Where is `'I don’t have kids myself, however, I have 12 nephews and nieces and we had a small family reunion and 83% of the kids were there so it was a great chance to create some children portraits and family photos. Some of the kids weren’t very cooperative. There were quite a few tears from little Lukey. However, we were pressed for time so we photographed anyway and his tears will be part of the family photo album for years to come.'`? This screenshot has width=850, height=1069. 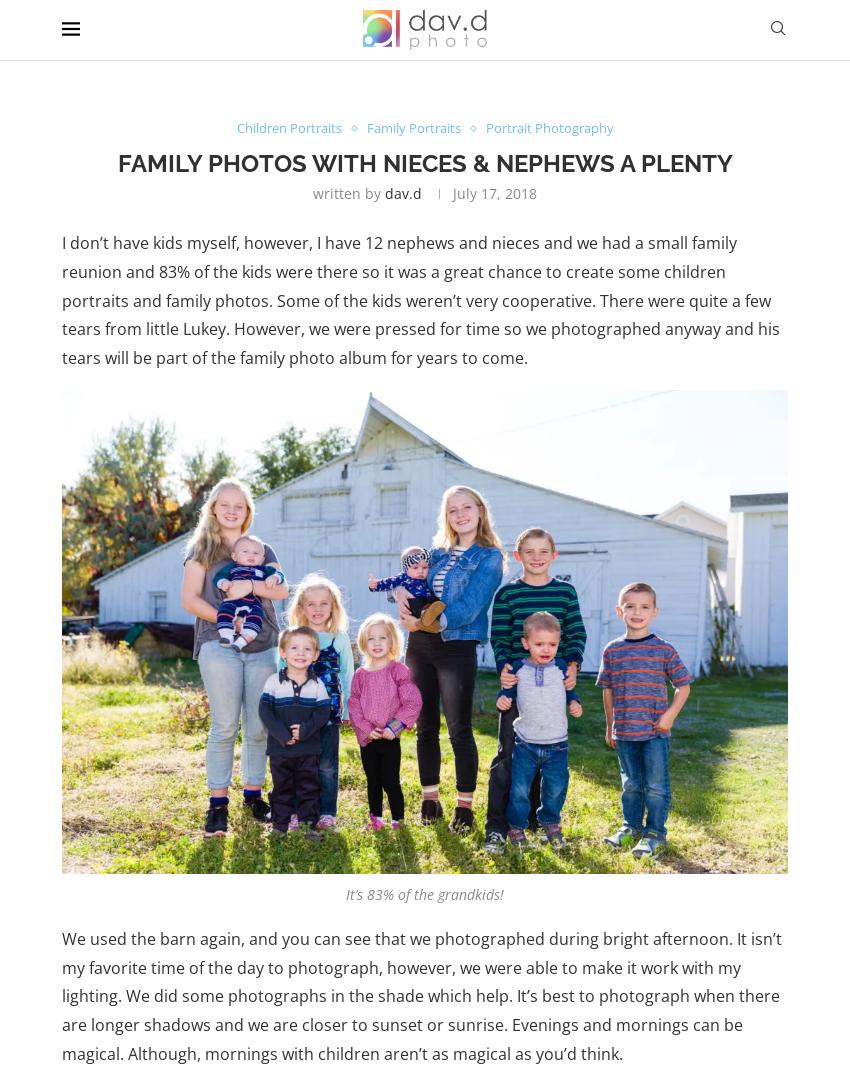 'I don’t have kids myself, however, I have 12 nephews and nieces and we had a small family reunion and 83% of the kids were there so it was a great chance to create some children portraits and family photos. Some of the kids weren’t very cooperative. There were quite a few tears from little Lukey. However, we were pressed for time so we photographed anyway and his tears will be part of the family photo album for years to come.' is located at coordinates (421, 298).